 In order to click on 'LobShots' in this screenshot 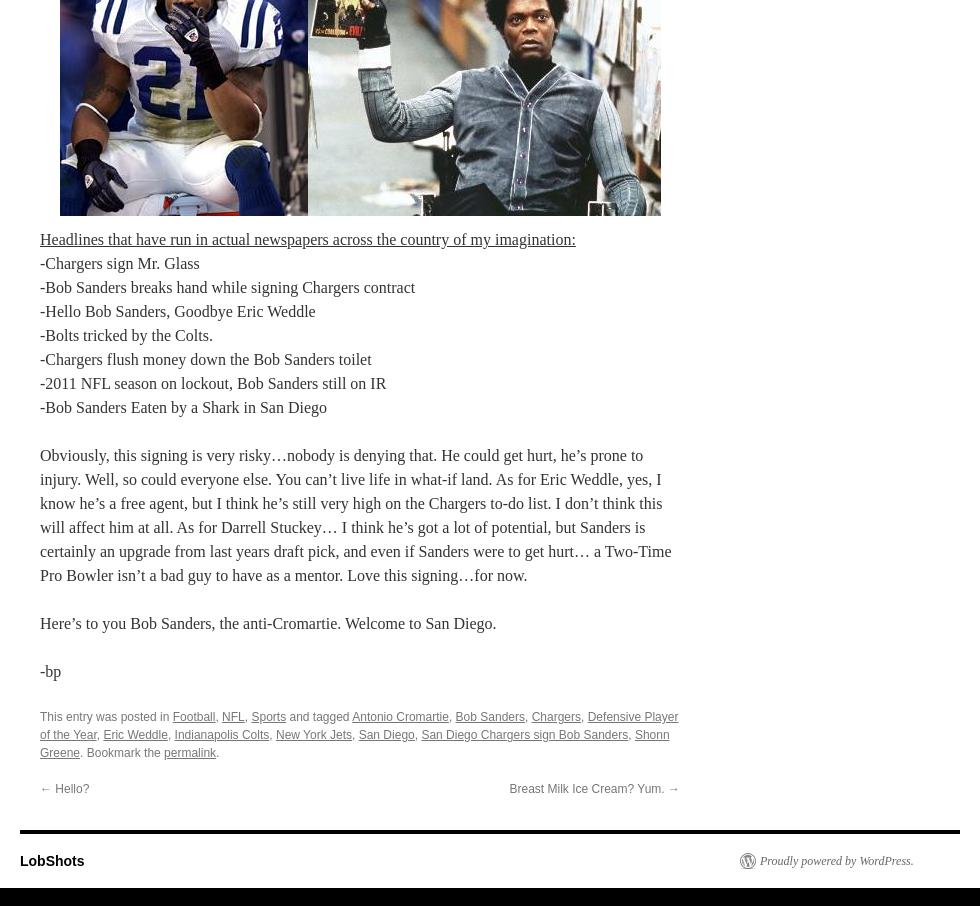, I will do `click(52, 858)`.